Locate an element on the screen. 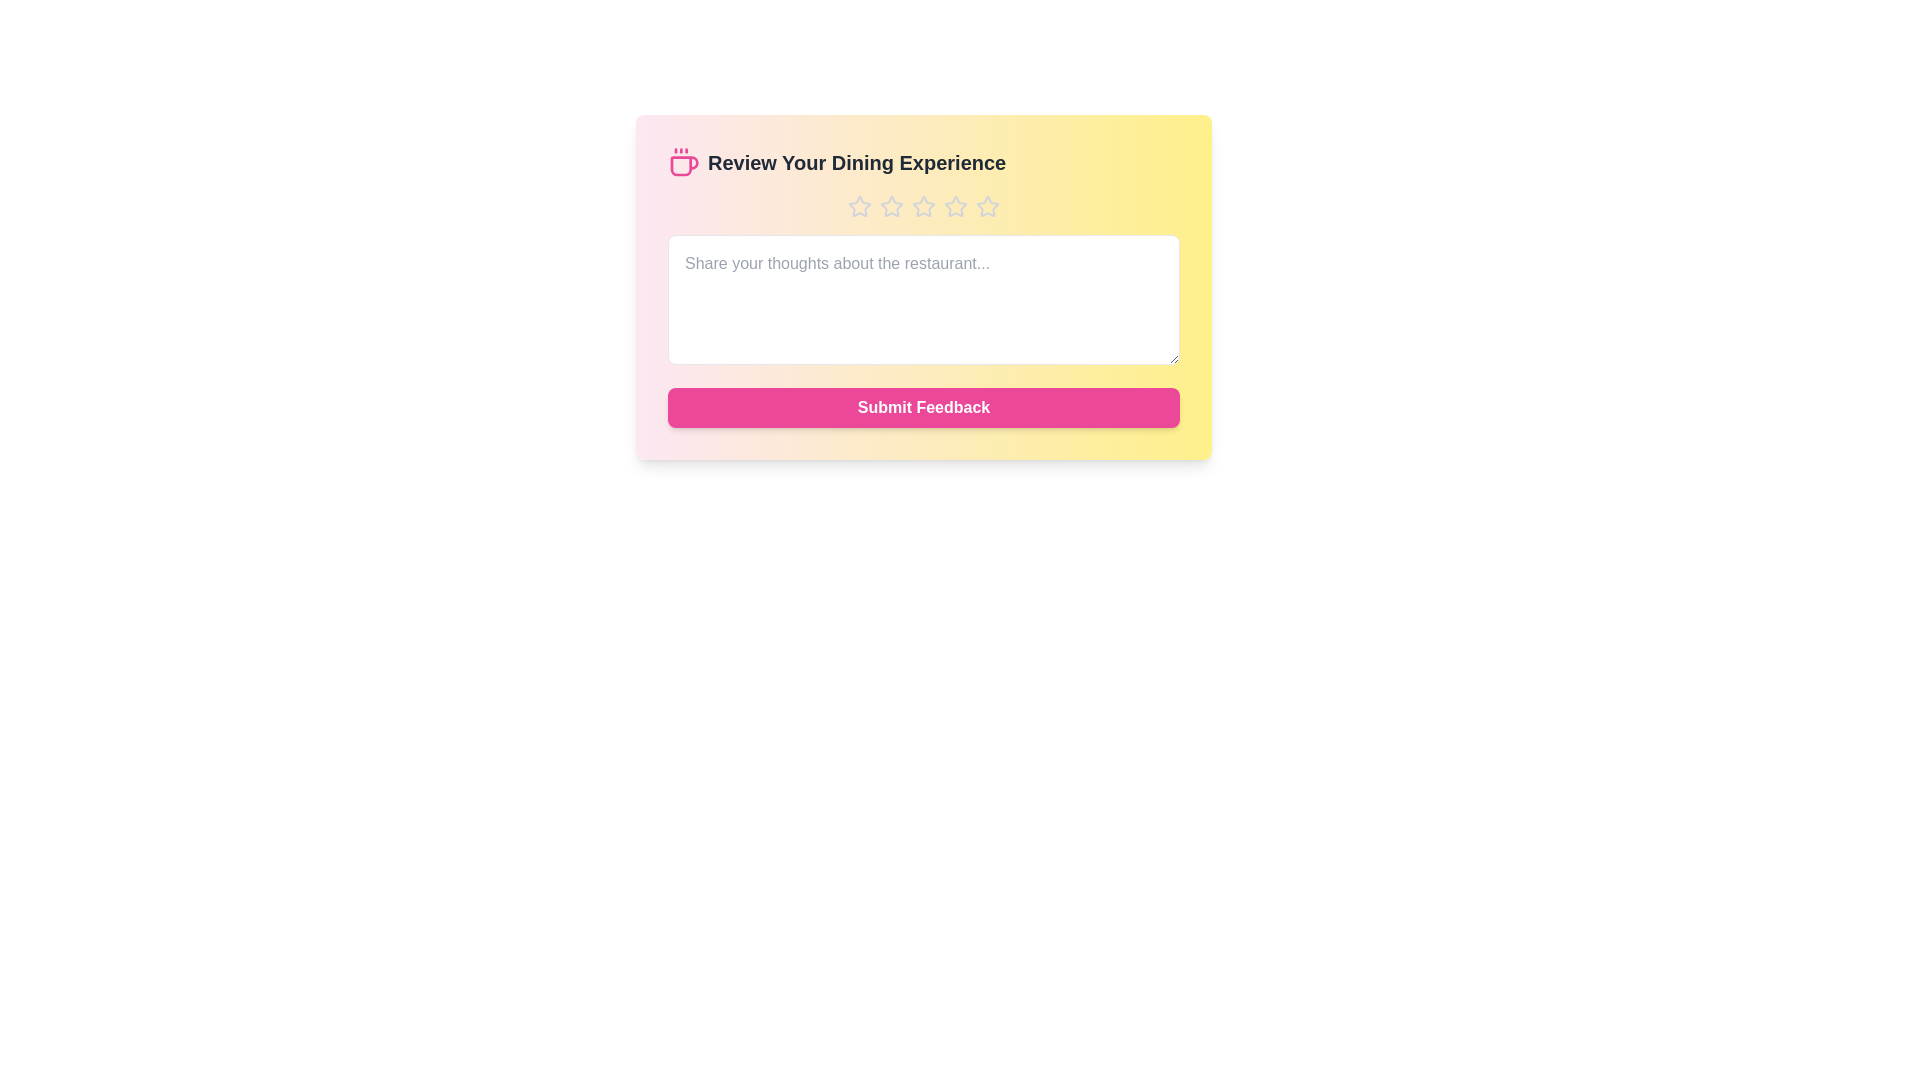  the 'Submit Feedback' button to submit the review is located at coordinates (923, 407).